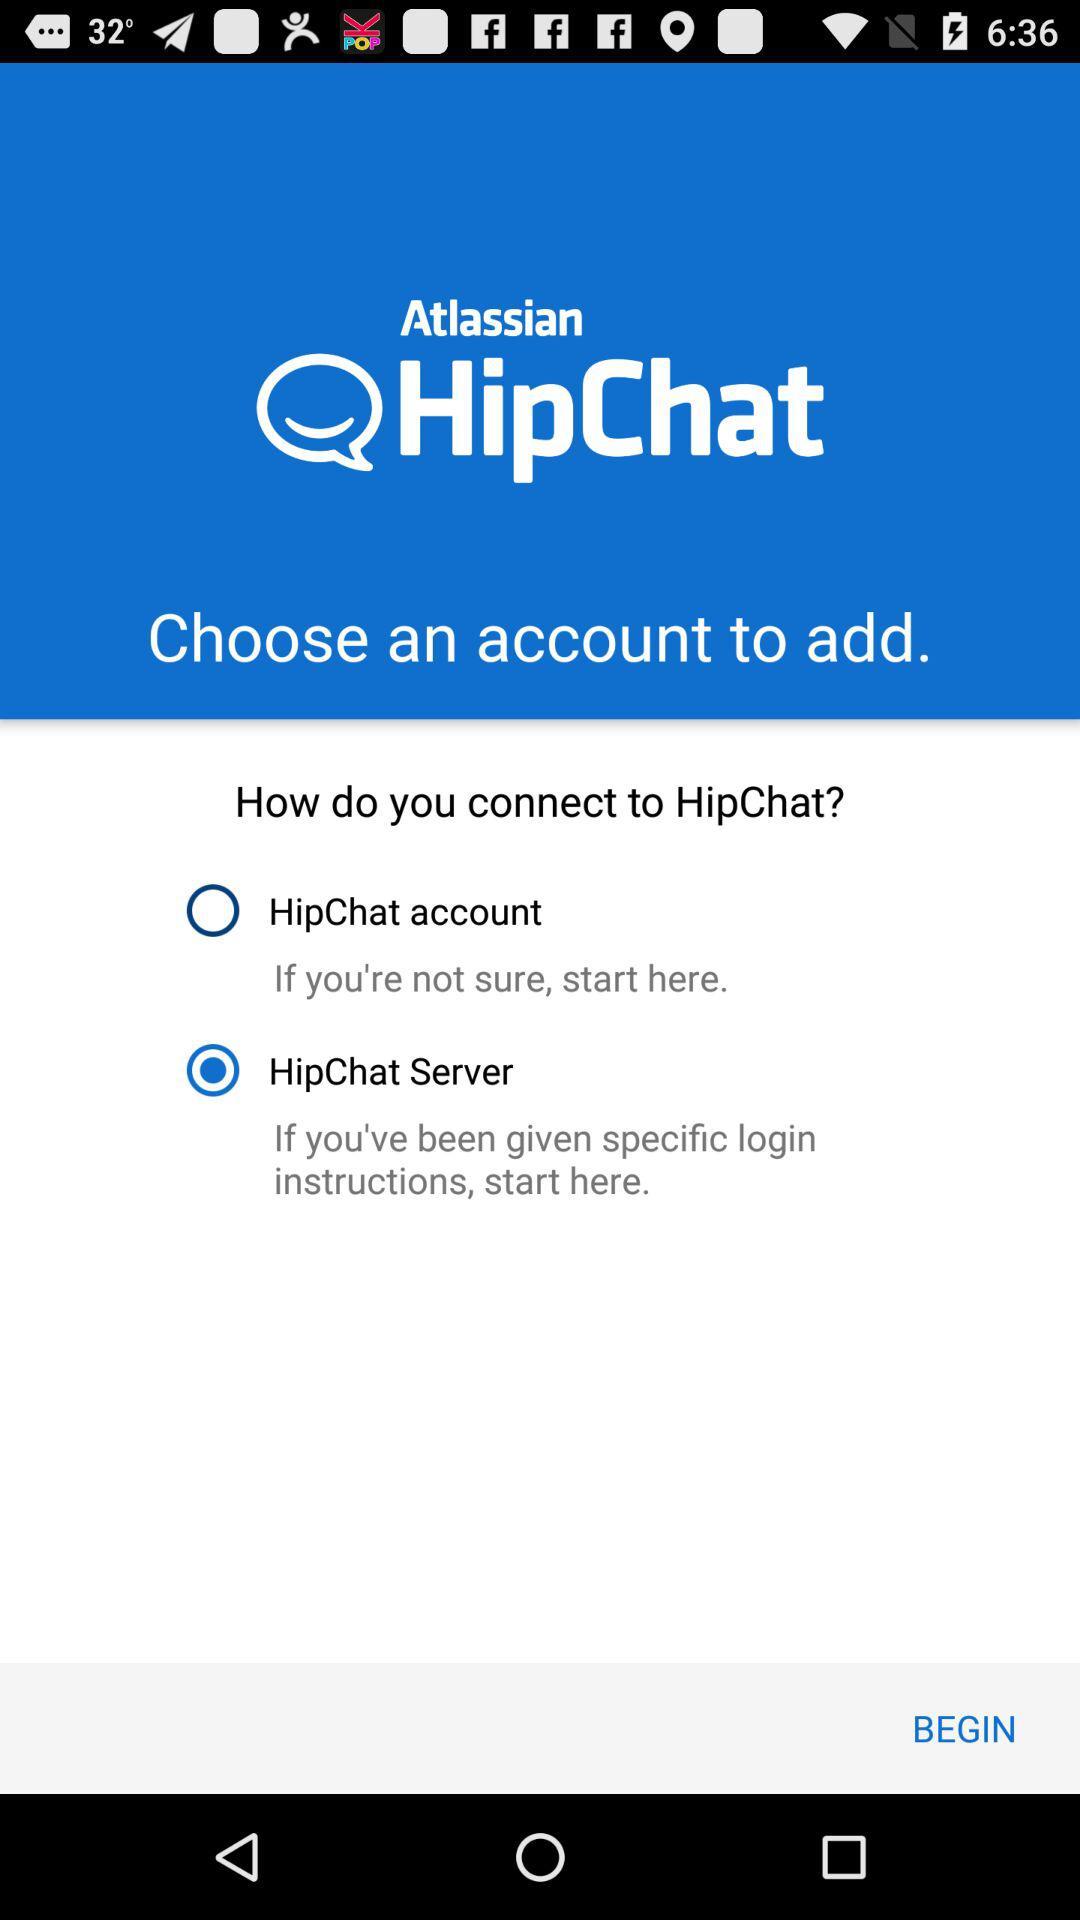  Describe the element at coordinates (363, 909) in the screenshot. I see `hipchat account item` at that location.